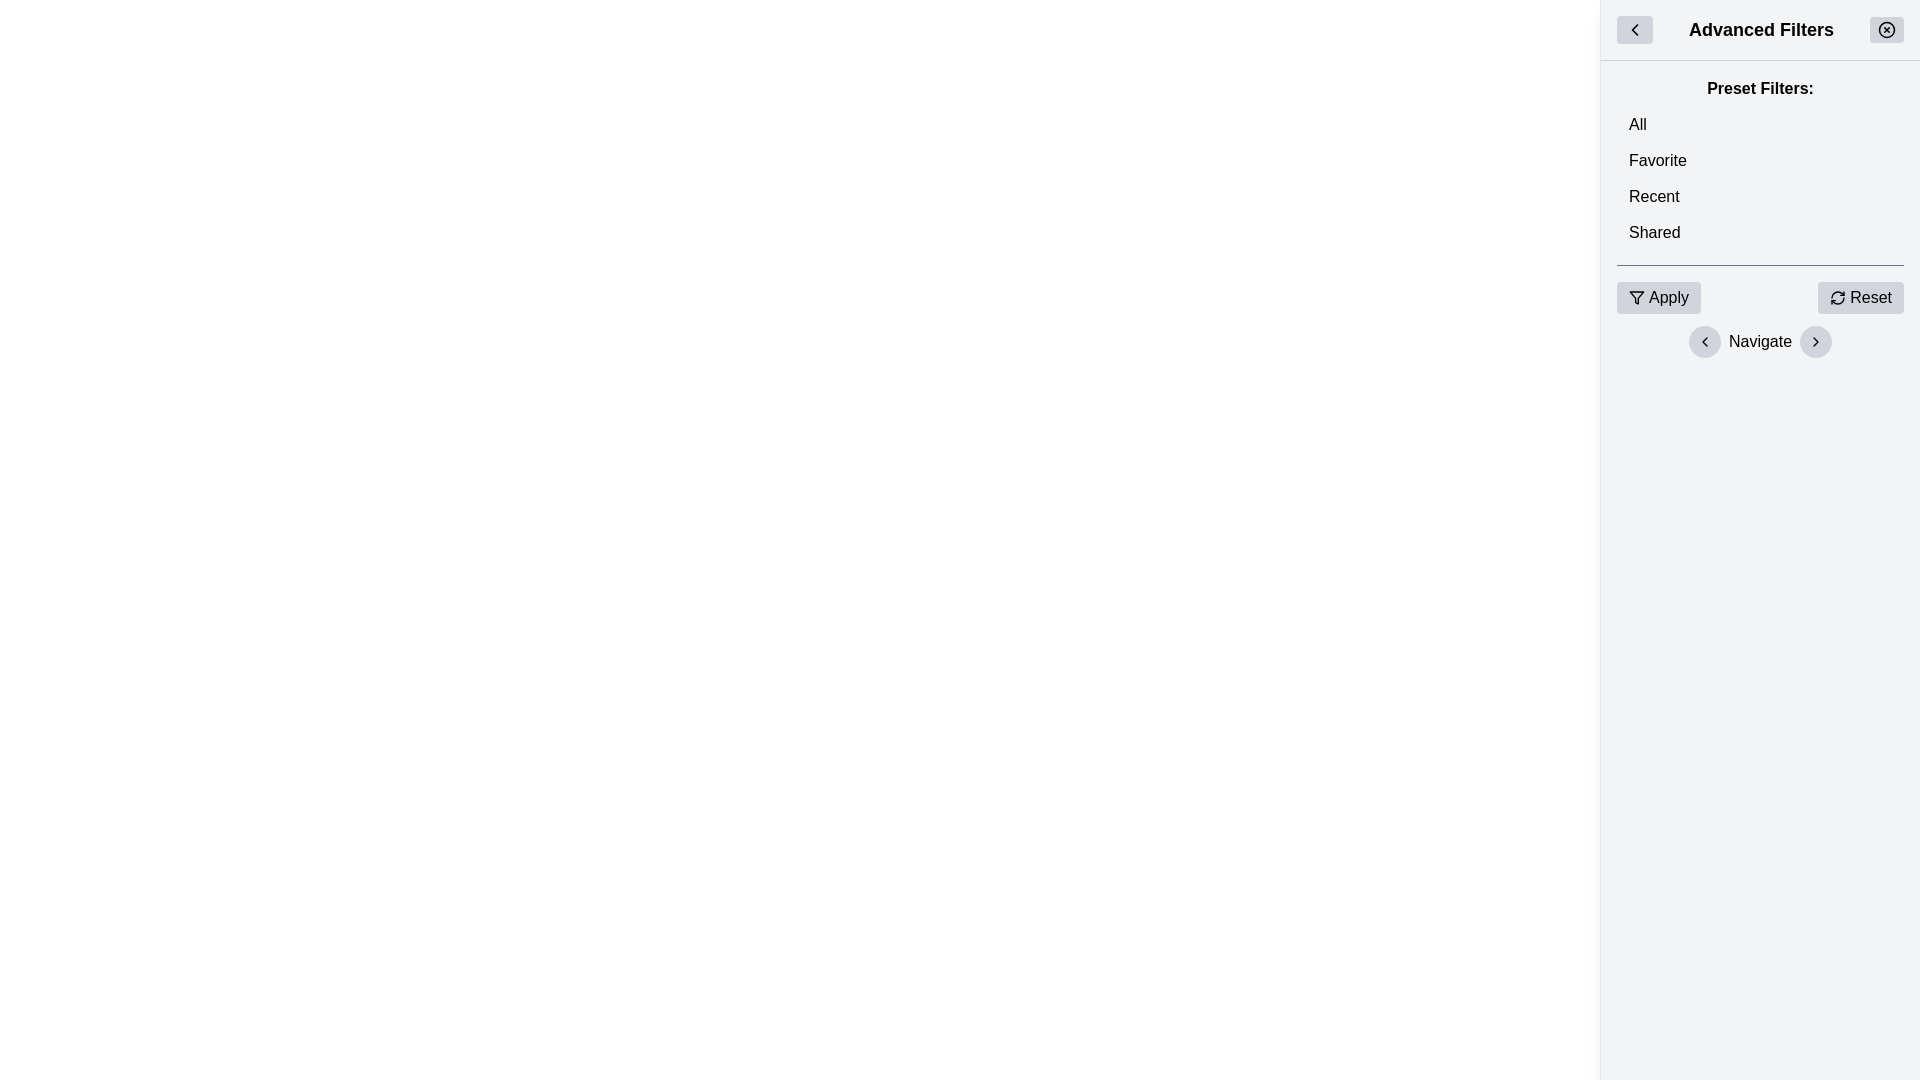  Describe the element at coordinates (1860, 297) in the screenshot. I see `the reset button located to the right of the 'Apply' button in the top-right section of the sidebar interface` at that location.